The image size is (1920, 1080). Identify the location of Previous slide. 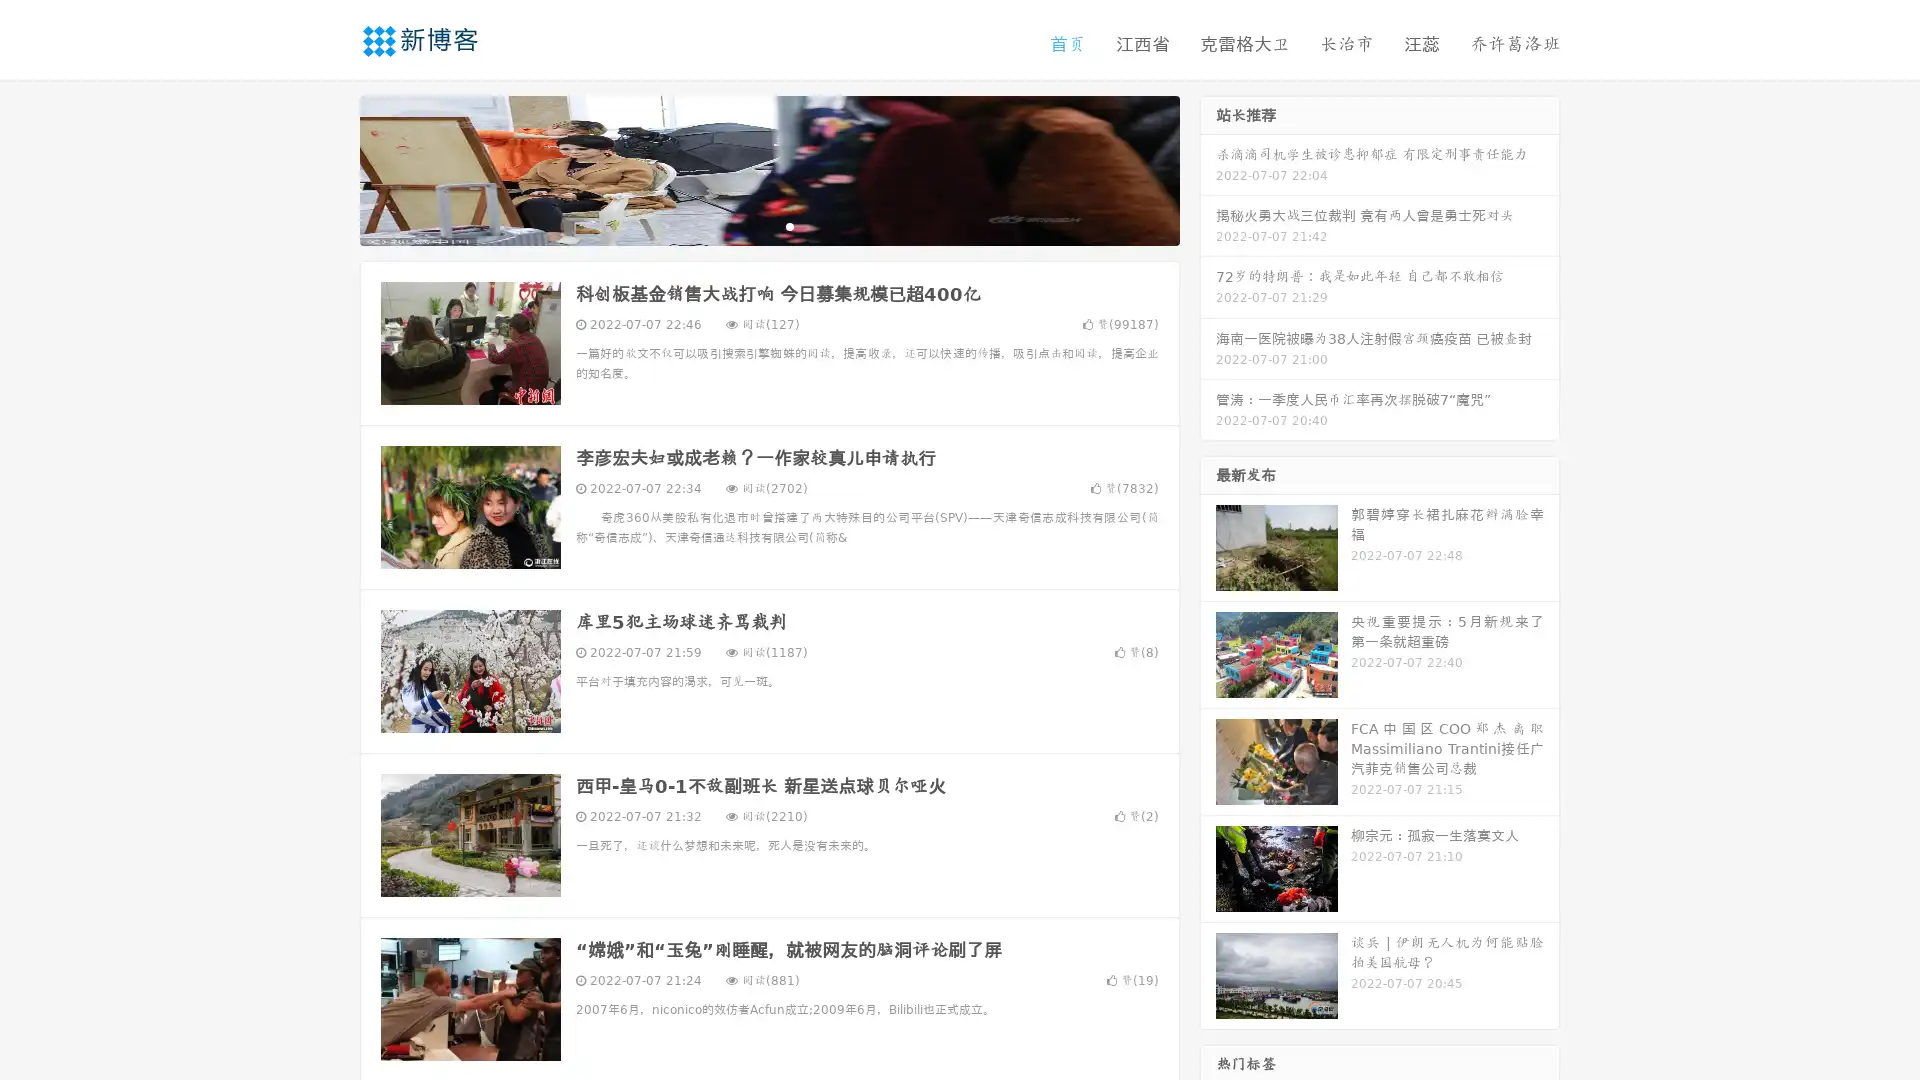
(330, 168).